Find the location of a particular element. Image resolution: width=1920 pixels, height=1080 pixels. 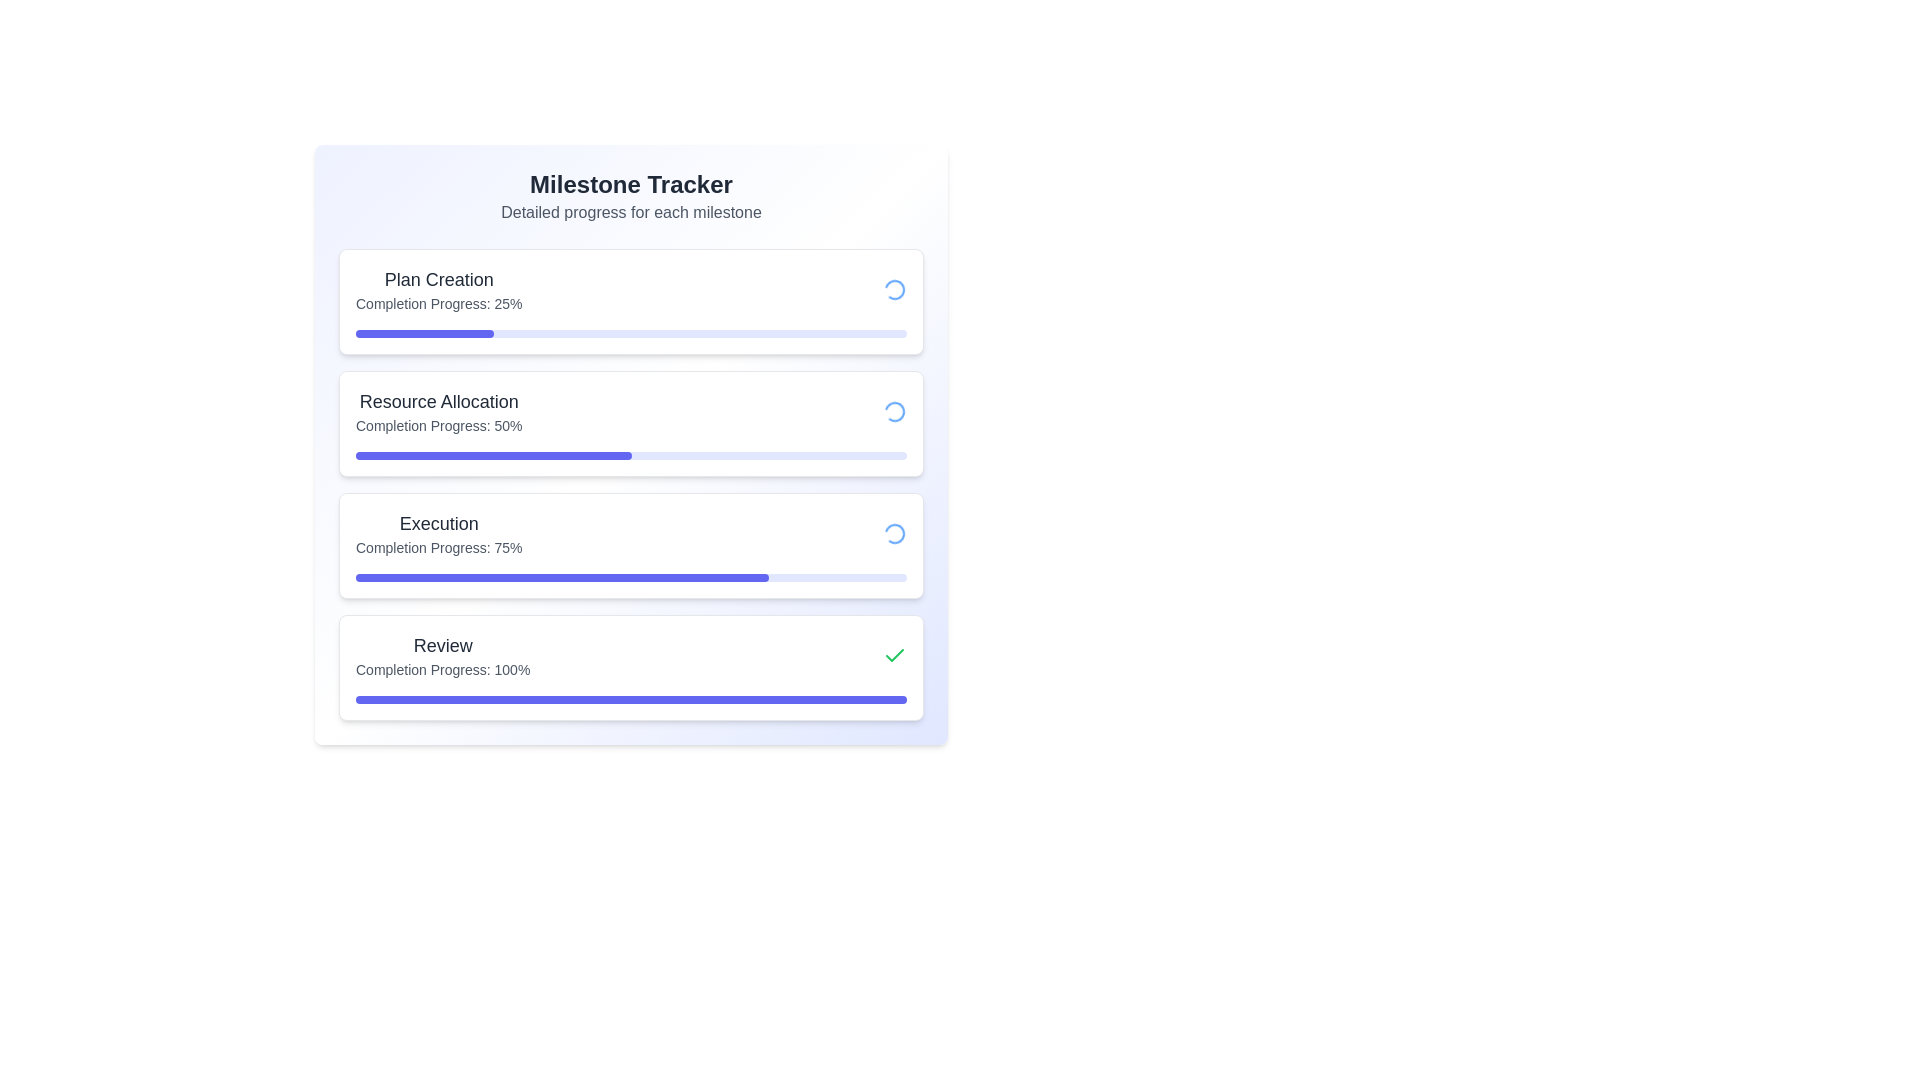

information contained in the Information Banner titled 'Resource Allocation', which shows 'Completion Progress: 50%' is located at coordinates (630, 411).